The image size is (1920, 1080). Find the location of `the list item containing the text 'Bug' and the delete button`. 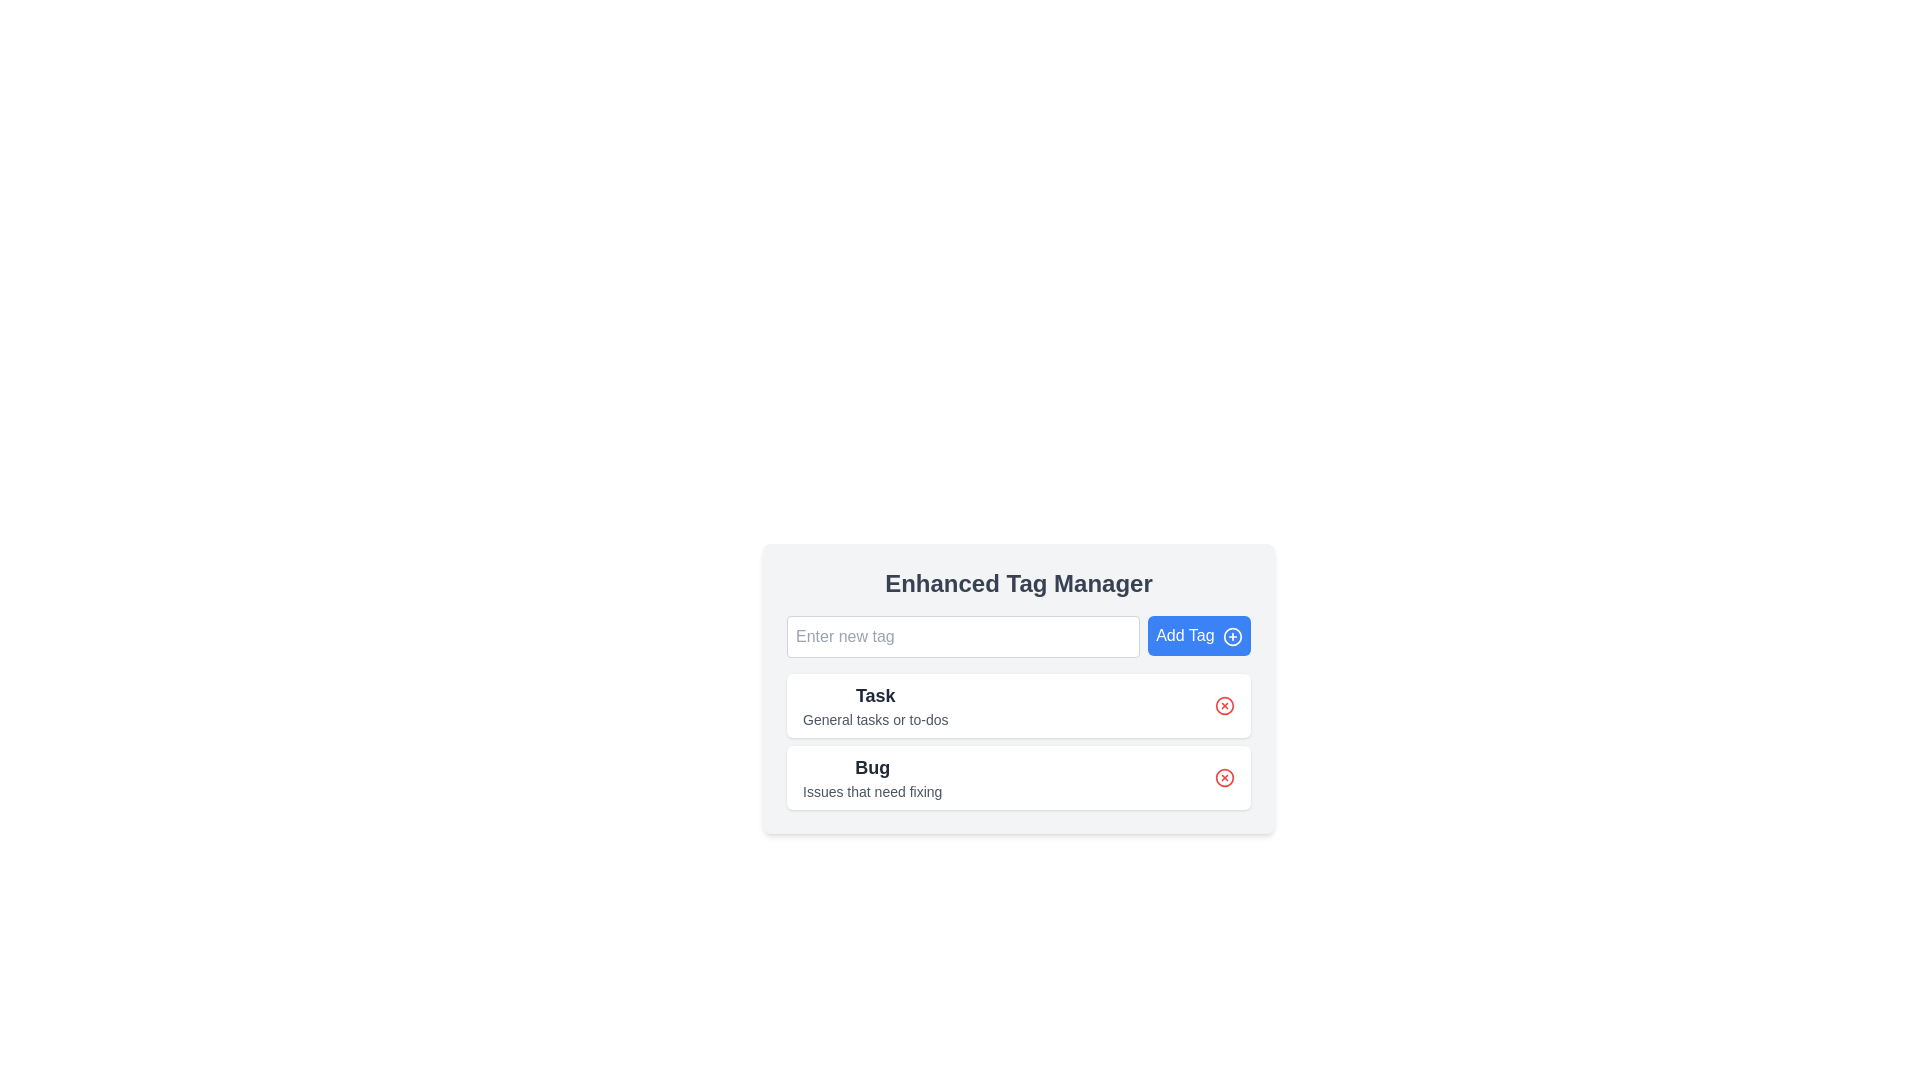

the list item containing the text 'Bug' and the delete button is located at coordinates (1018, 777).